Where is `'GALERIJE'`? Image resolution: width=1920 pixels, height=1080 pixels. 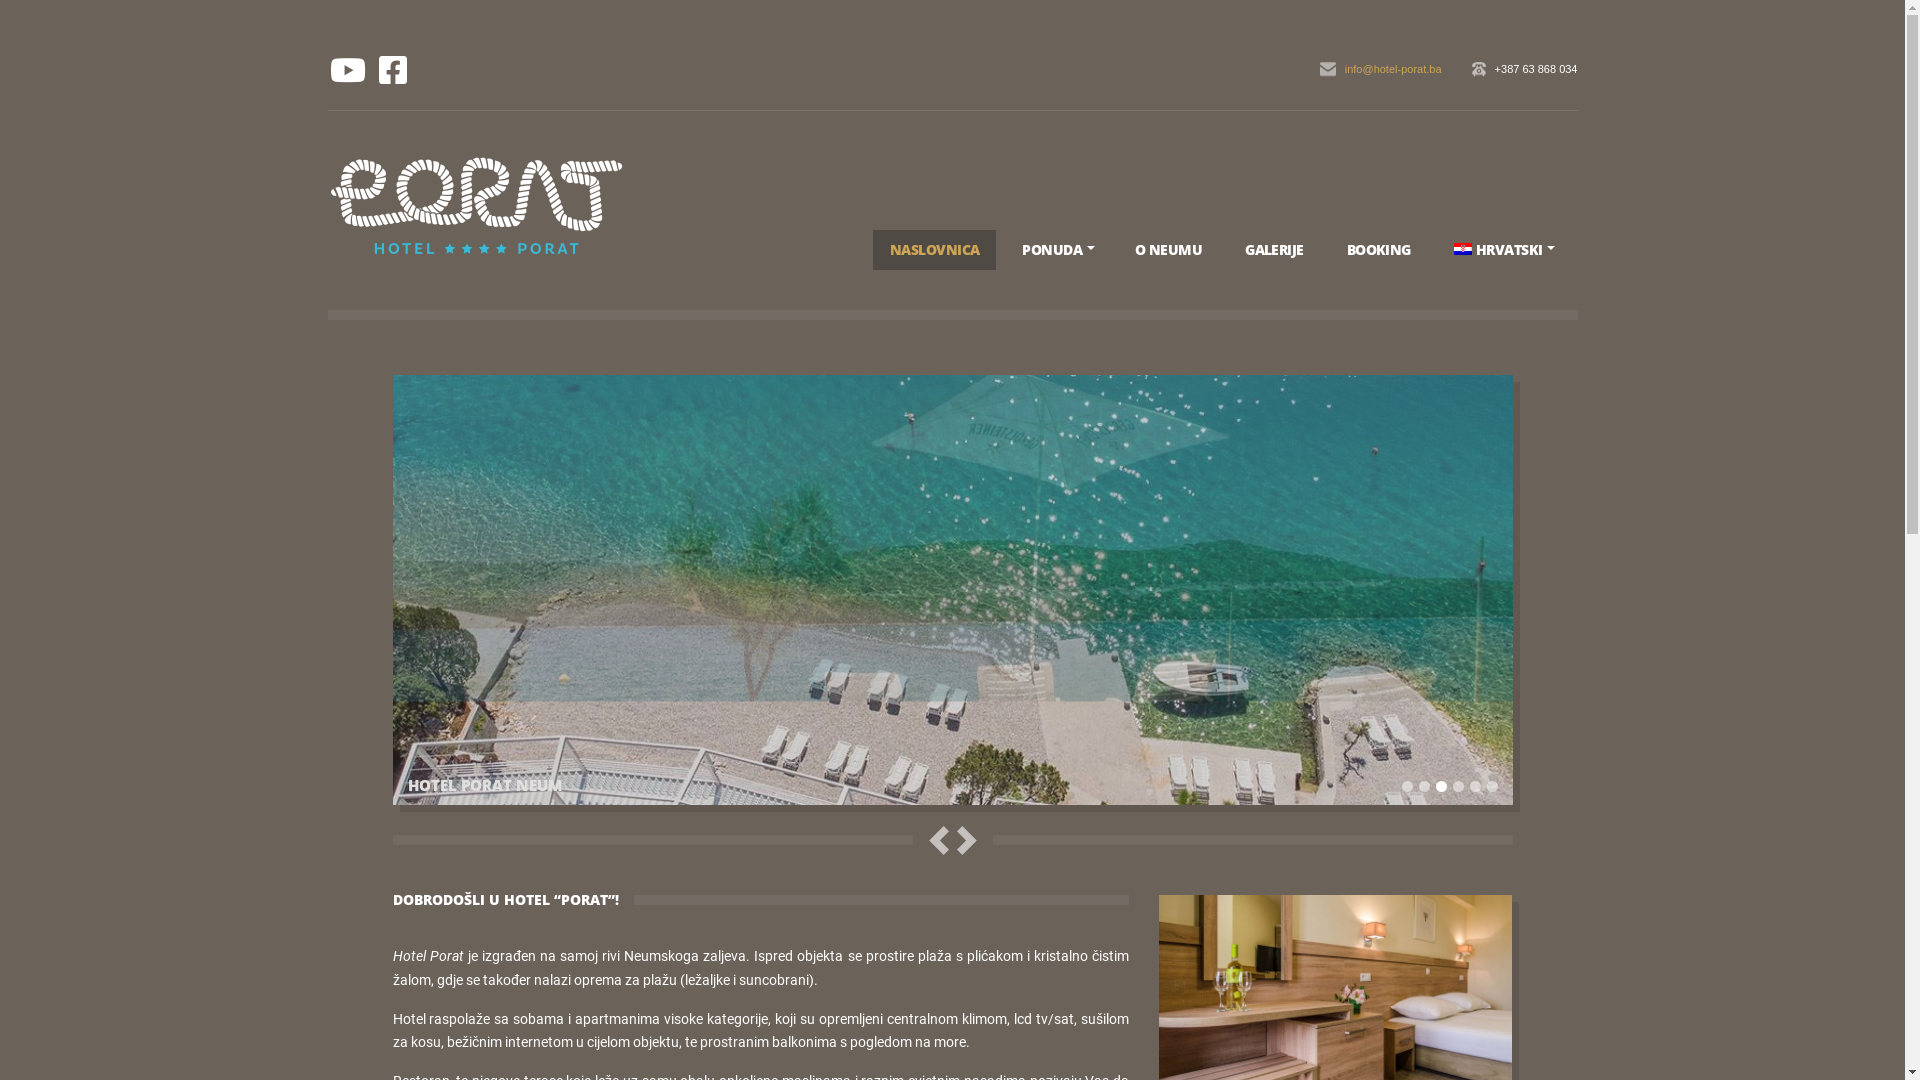 'GALERIJE' is located at coordinates (1273, 249).